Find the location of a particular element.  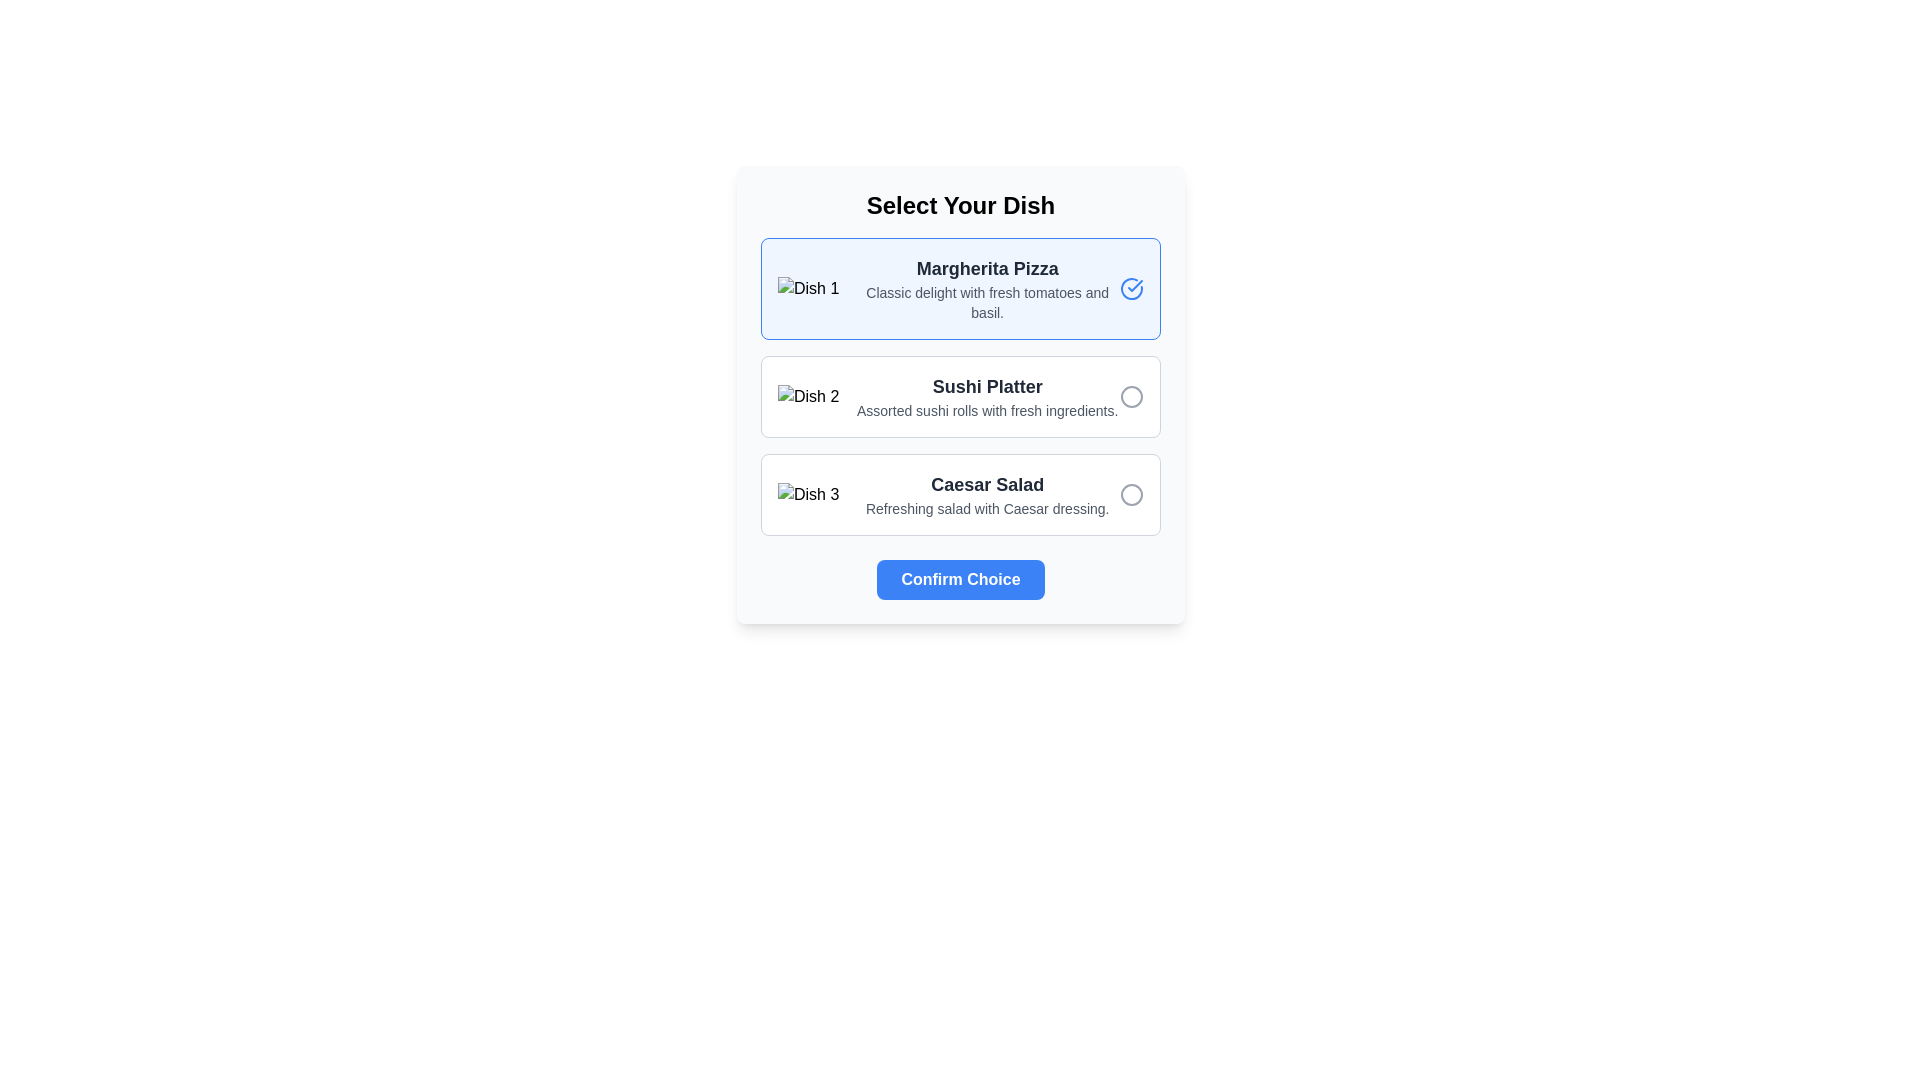

the 'Caesar Salad' dish image and label element, which is the third dish card in the list, located in the leftmost position above the descriptive text is located at coordinates (808, 494).